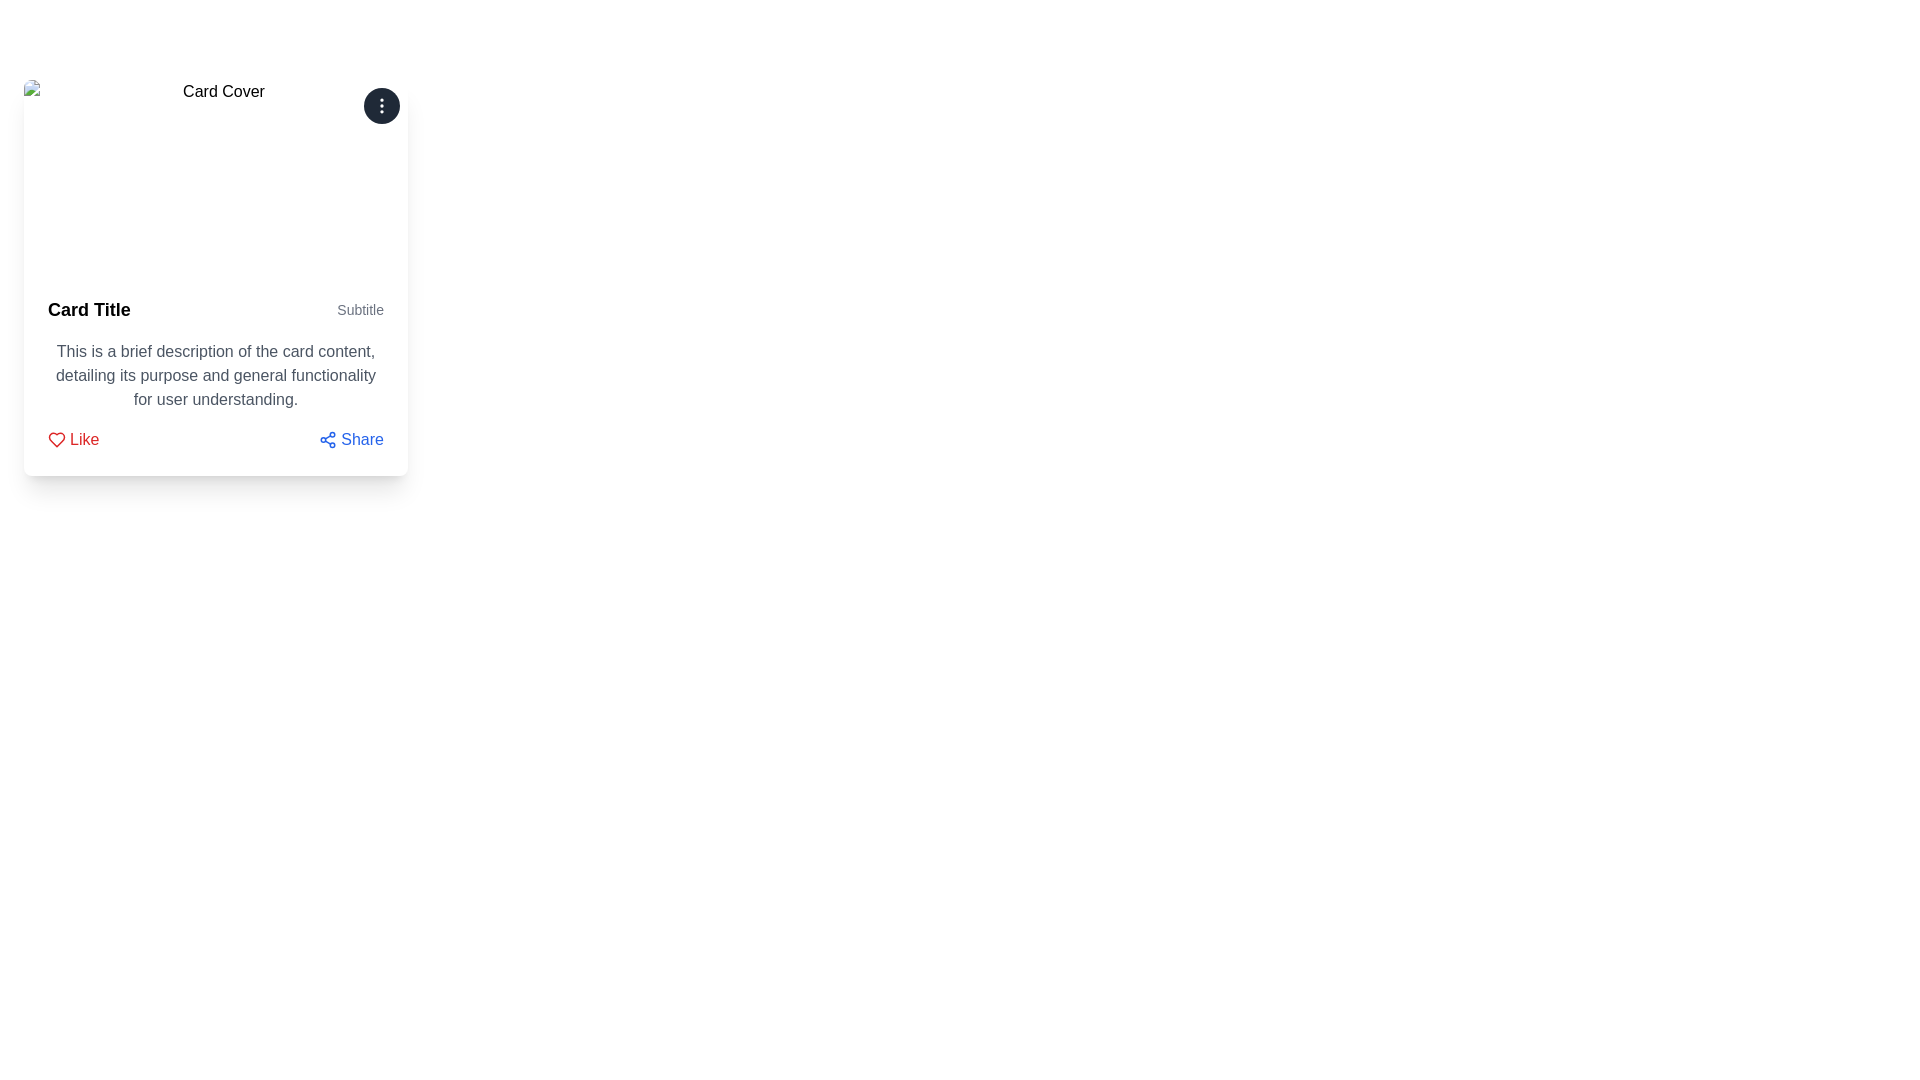 The width and height of the screenshot is (1920, 1080). Describe the element at coordinates (382, 105) in the screenshot. I see `the button with an icon located at the top-right corner of the card` at that location.